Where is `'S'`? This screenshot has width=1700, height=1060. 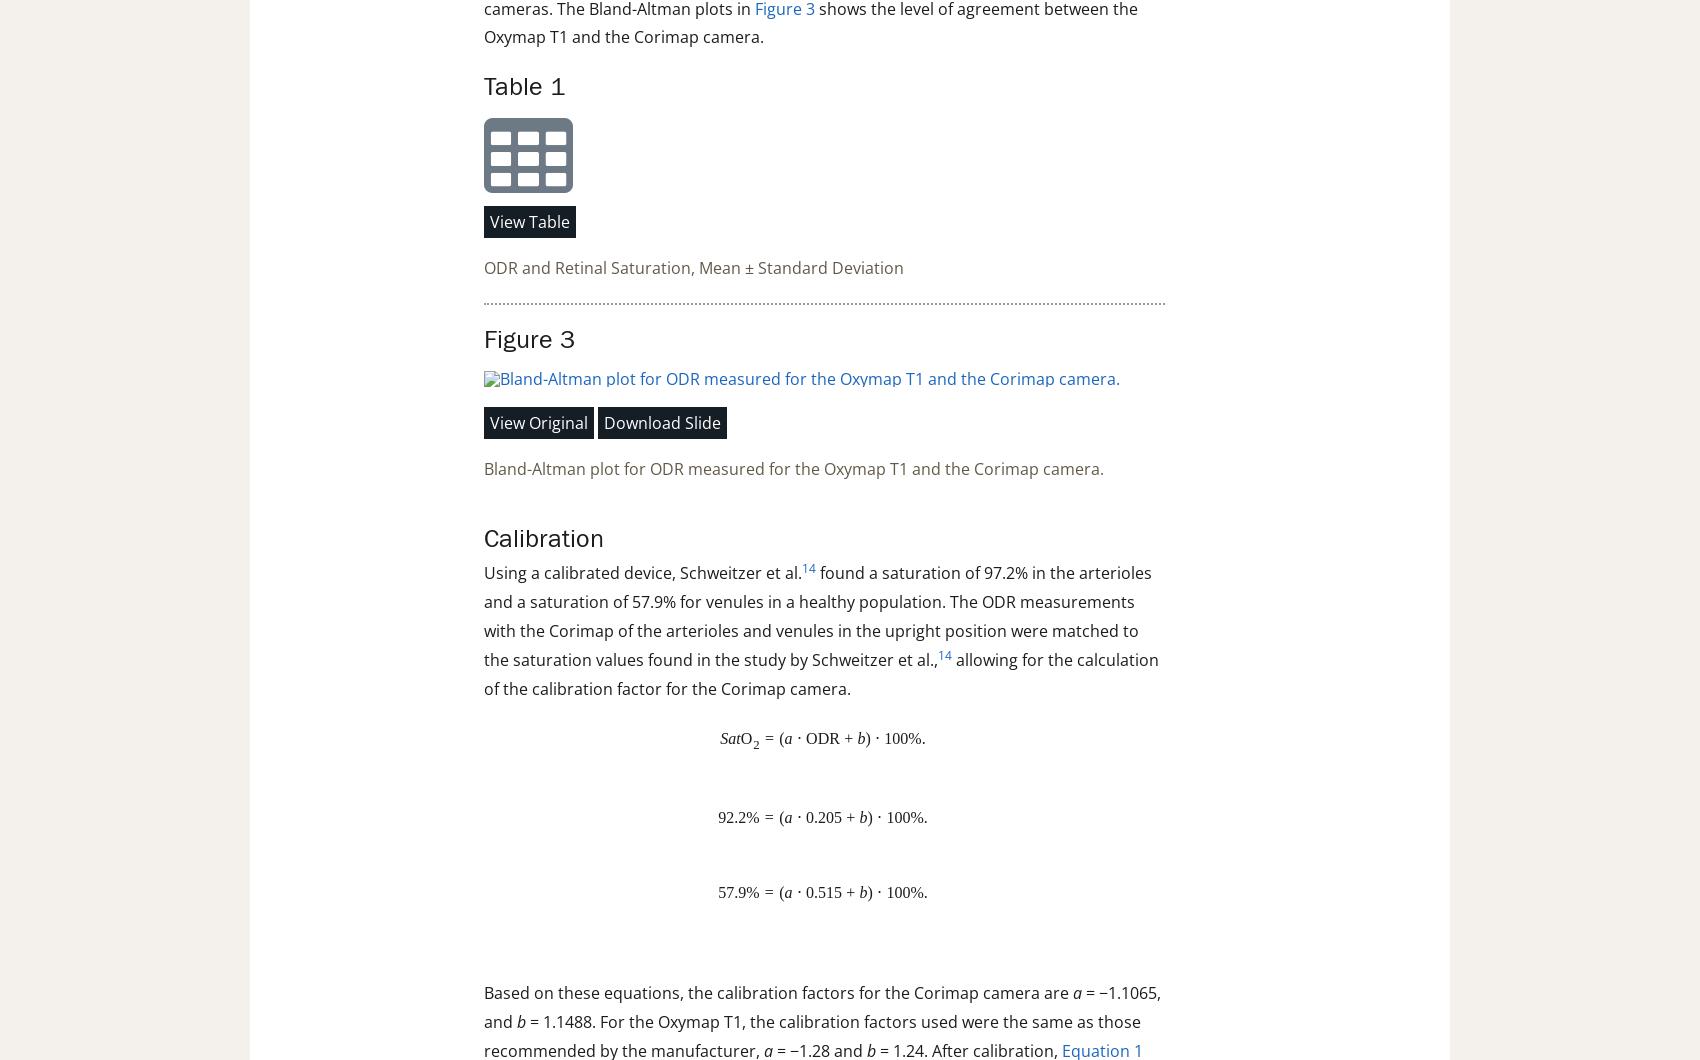 'S' is located at coordinates (724, 737).